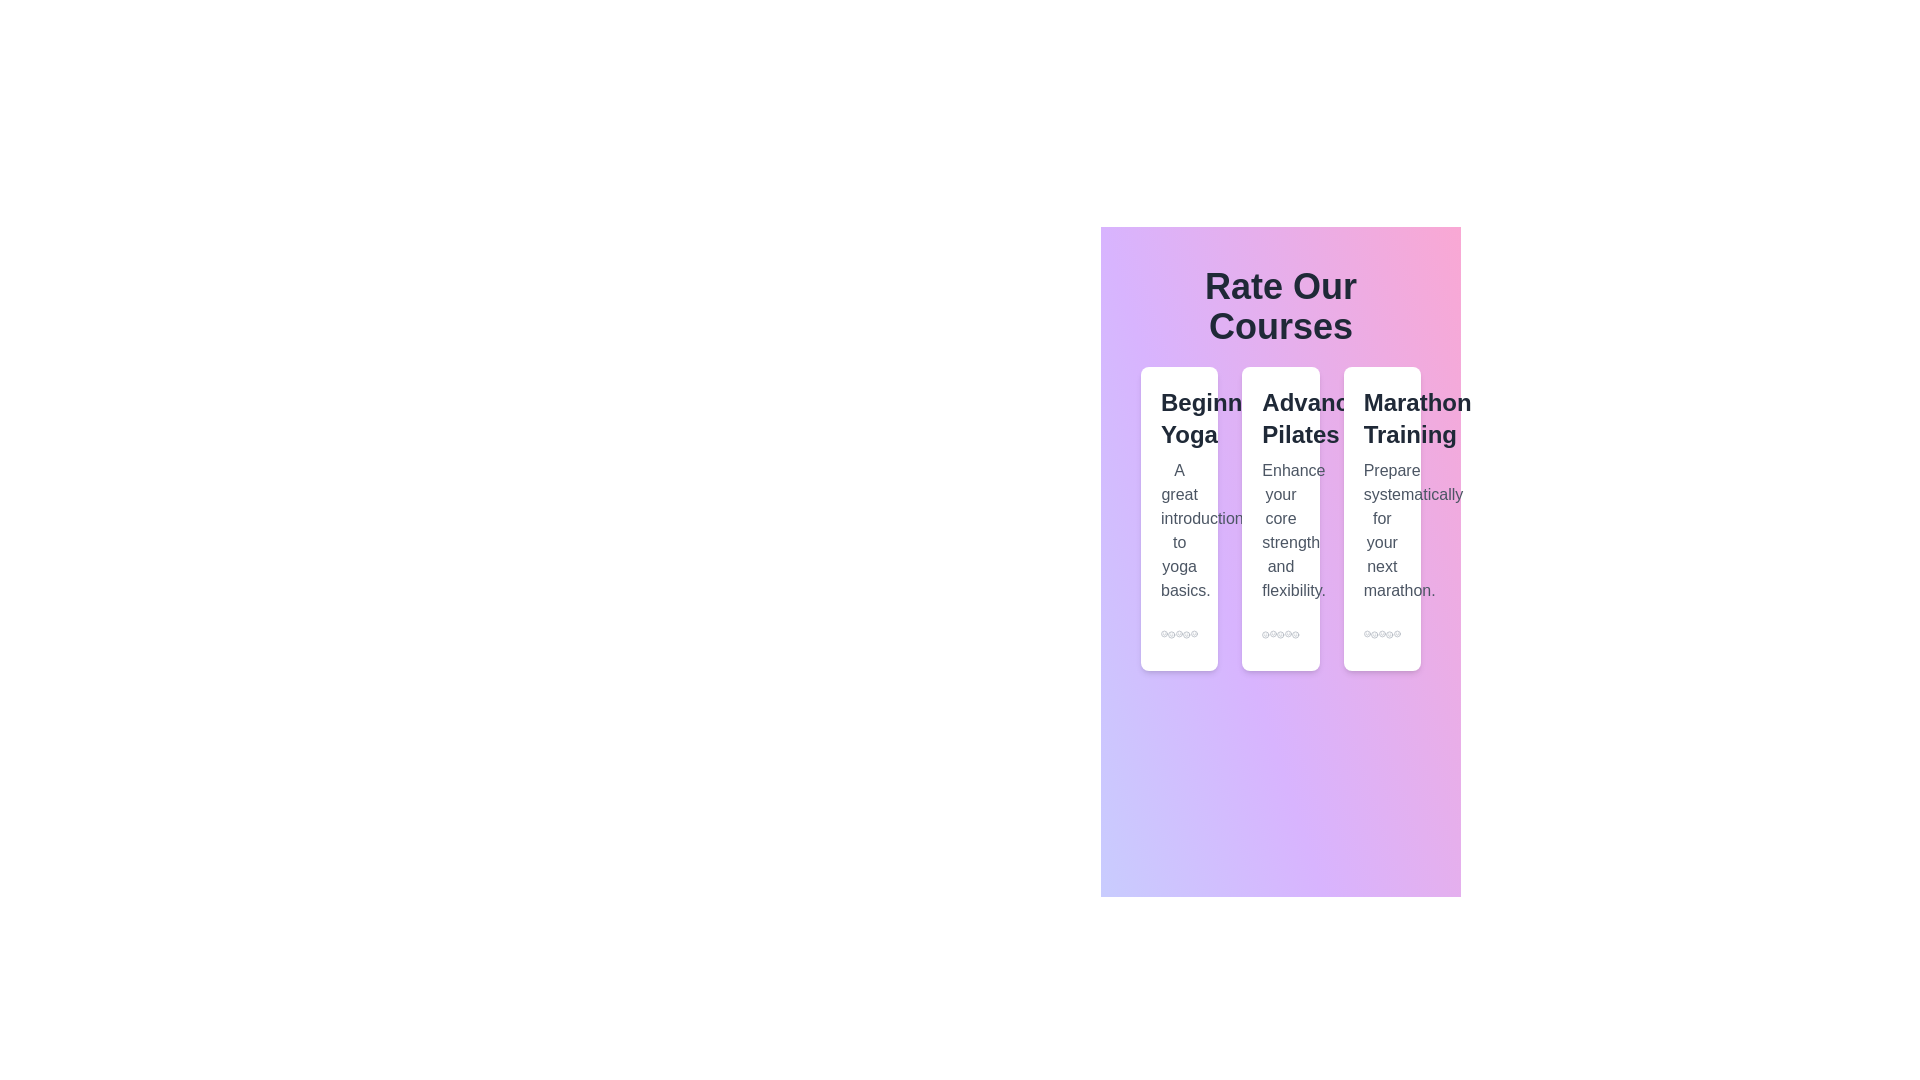 The image size is (1920, 1080). I want to click on the course card for Advanced Pilates, so click(1280, 518).